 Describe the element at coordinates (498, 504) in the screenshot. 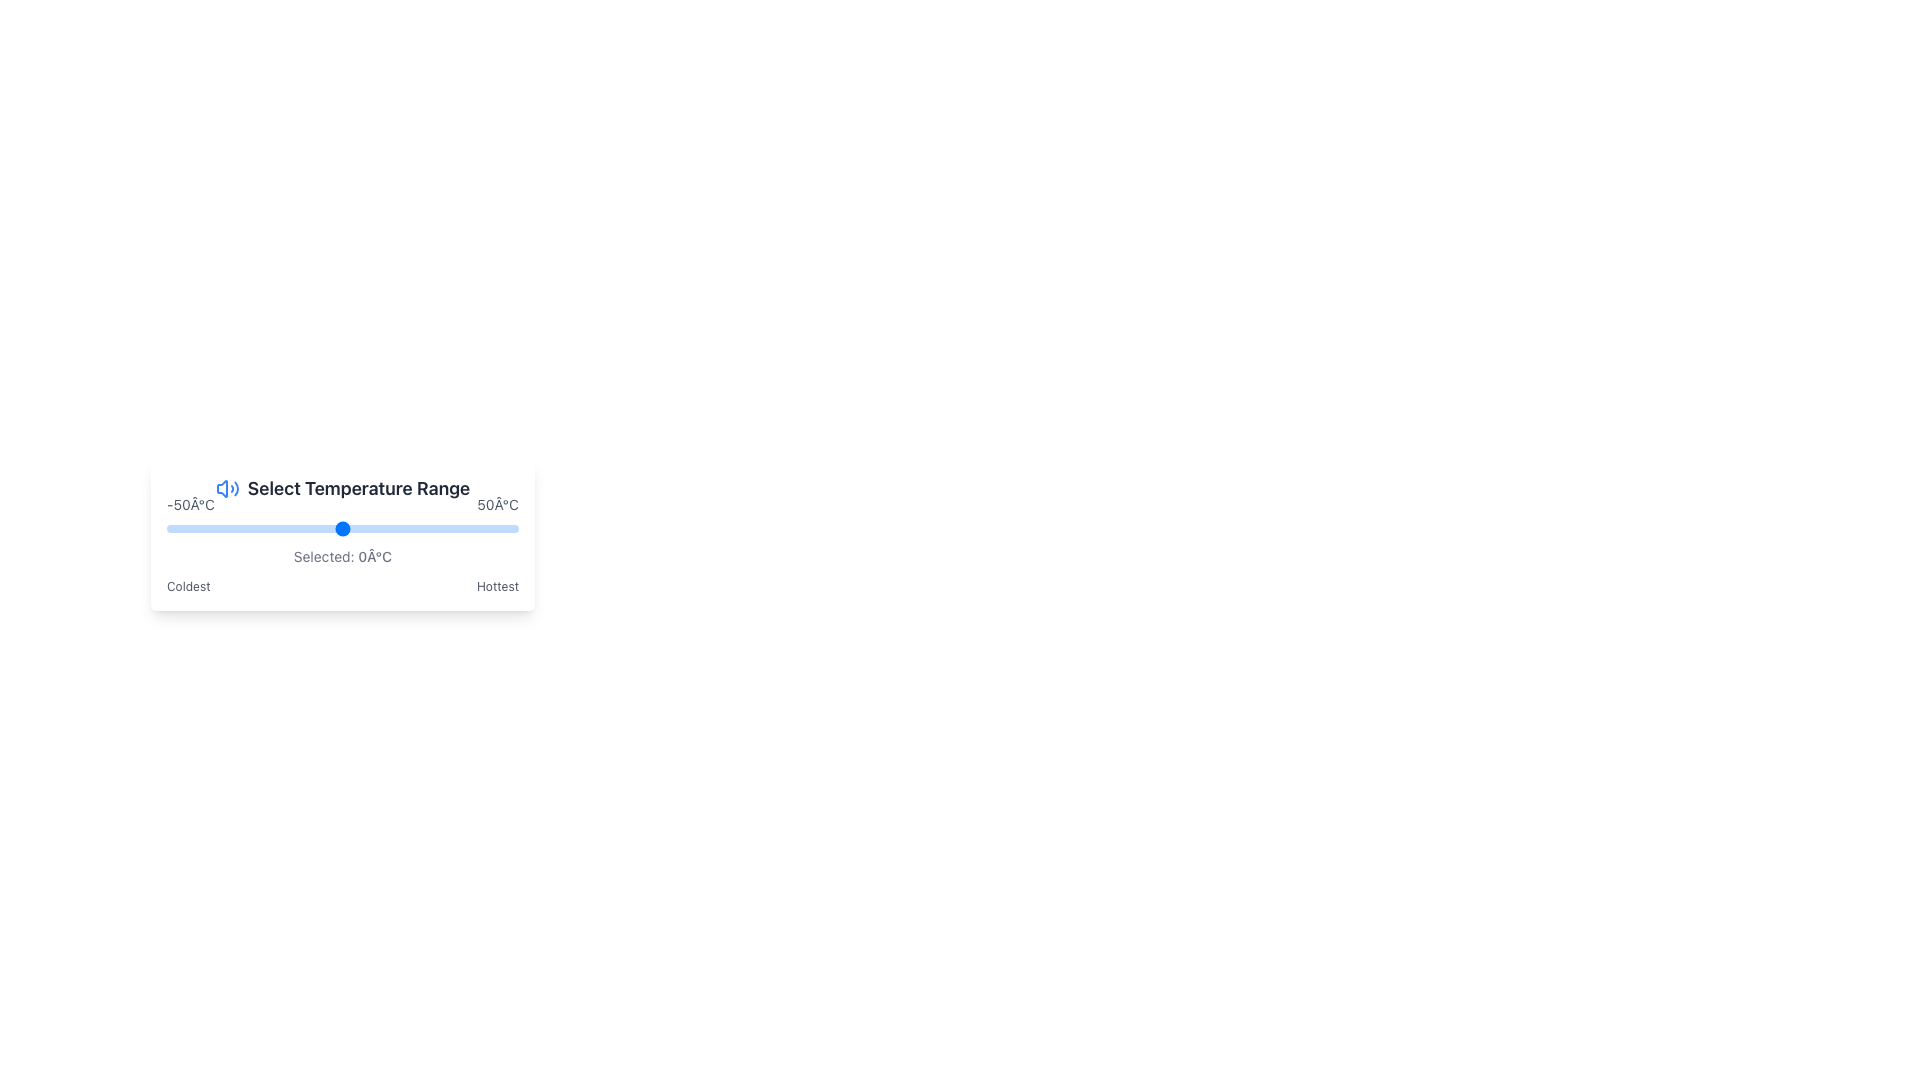

I see `the Text Label displaying '50°C', which is styled with a small font size and gray color, located at the top-right corner of the temperature range slider component` at that location.